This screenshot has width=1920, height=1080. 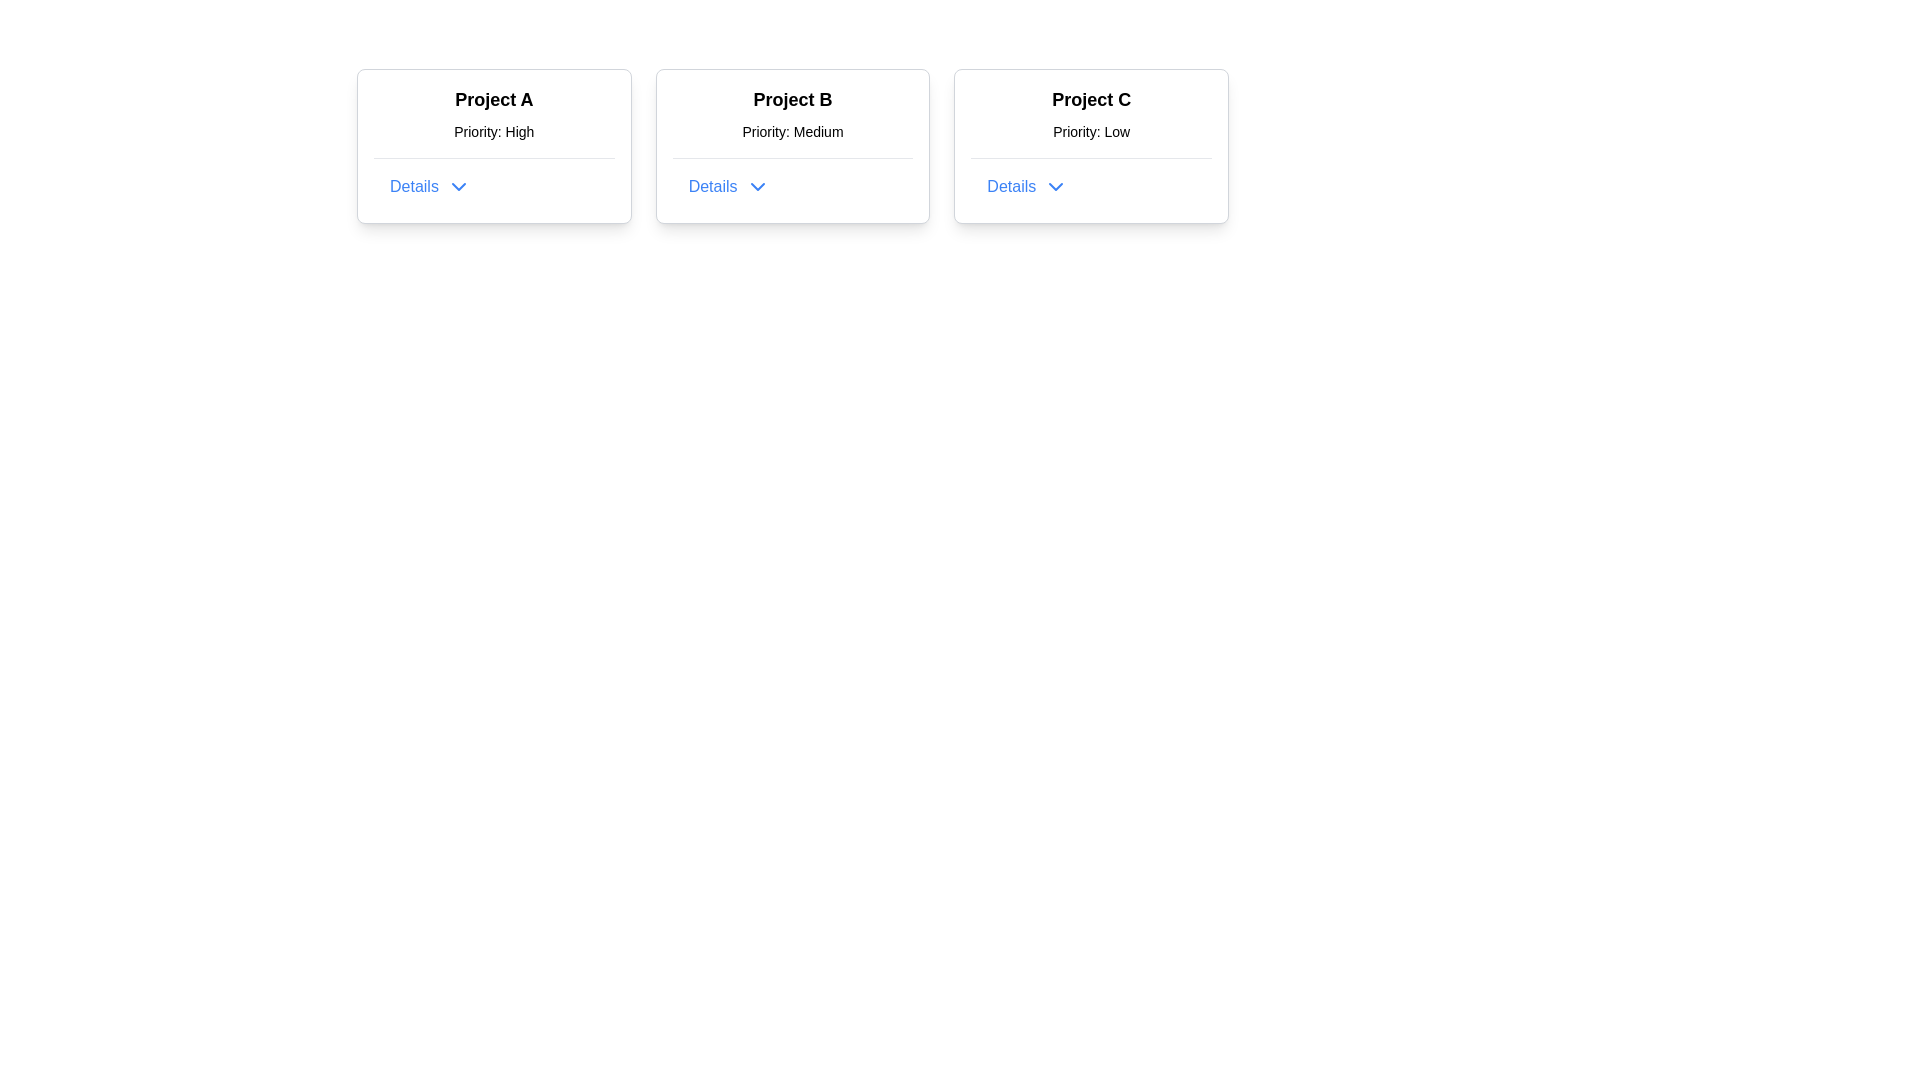 What do you see at coordinates (1055, 186) in the screenshot?
I see `the chevron icon located to the right of the 'Details' text within the 'Project C' card` at bounding box center [1055, 186].